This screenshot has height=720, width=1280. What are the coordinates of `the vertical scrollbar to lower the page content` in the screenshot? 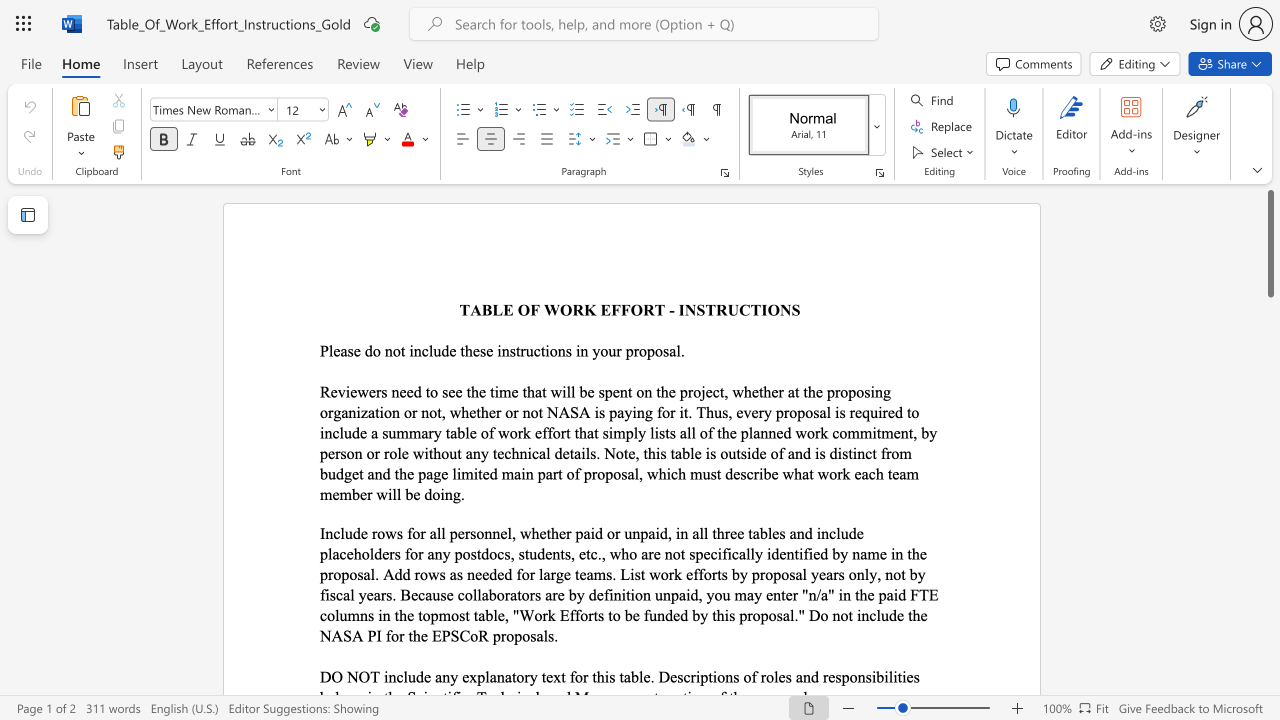 It's located at (1269, 338).